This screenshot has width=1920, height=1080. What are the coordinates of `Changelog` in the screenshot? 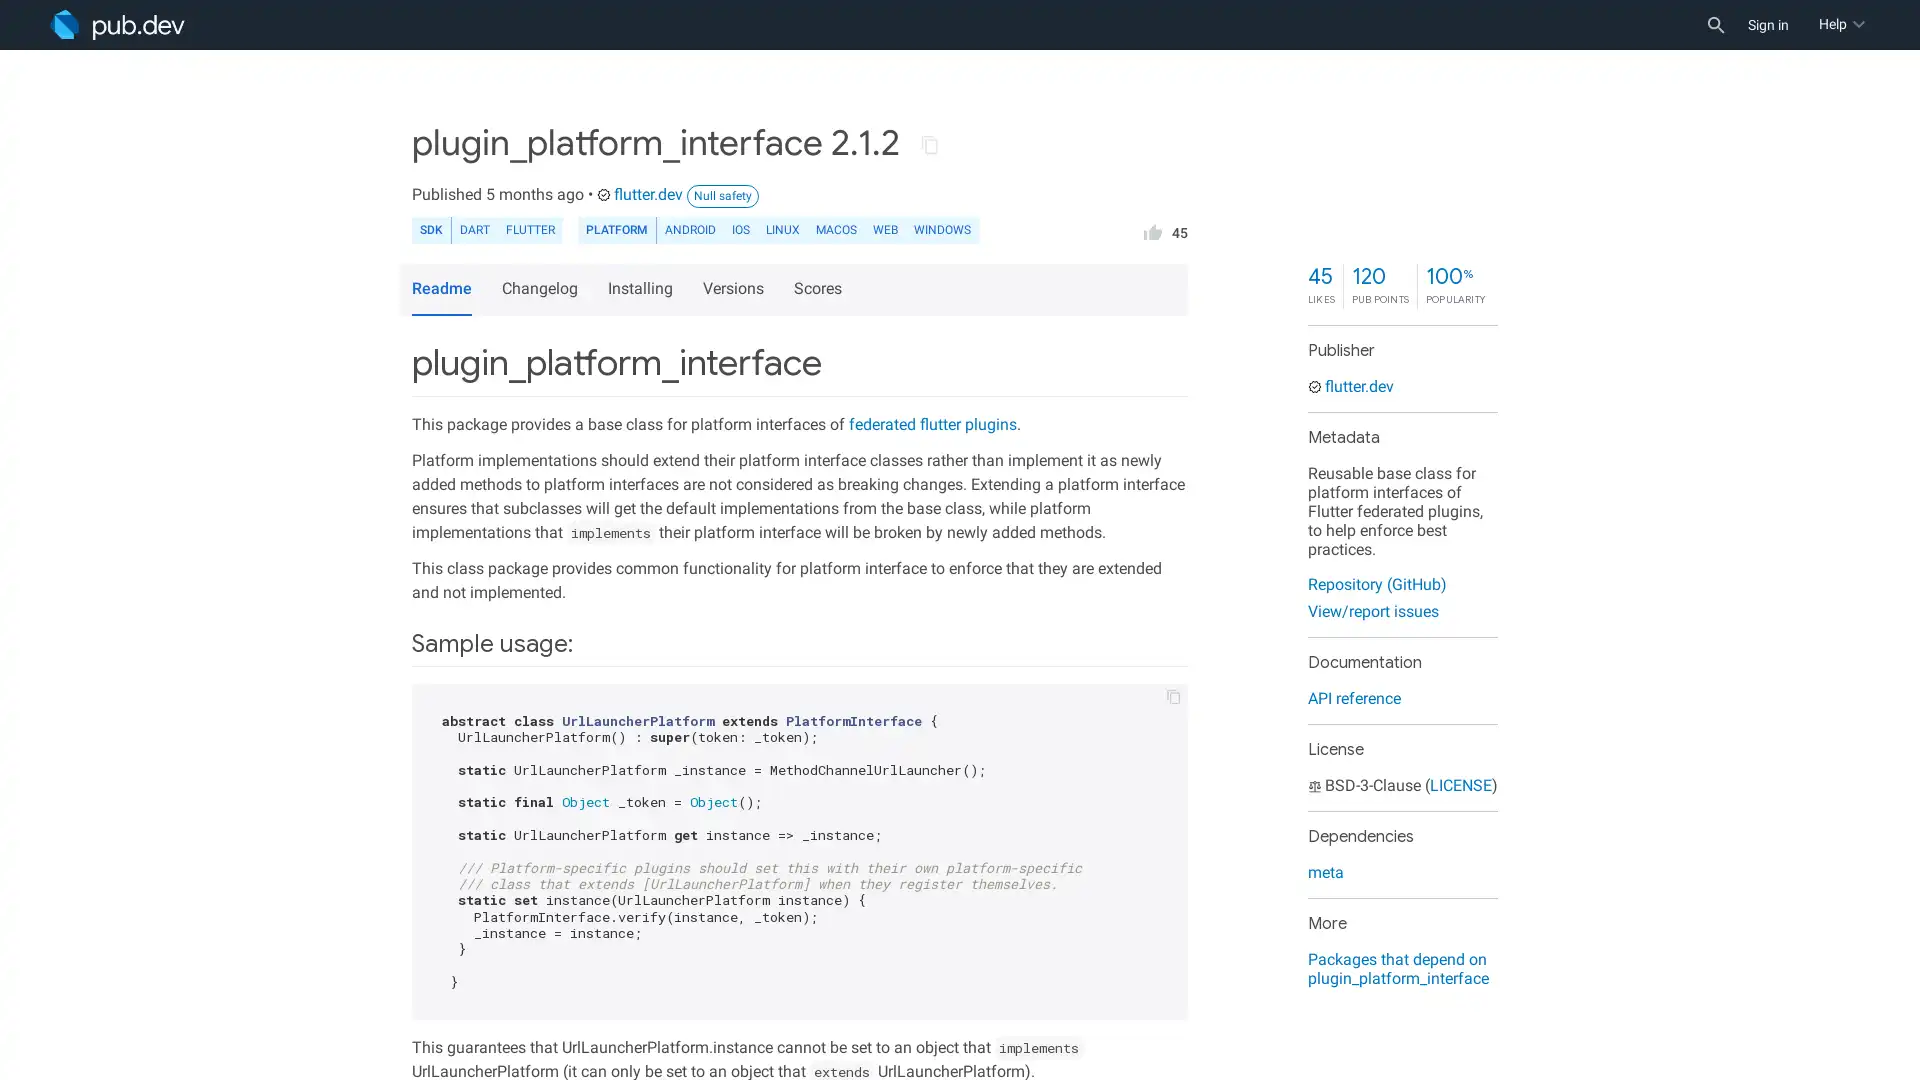 It's located at (542, 289).